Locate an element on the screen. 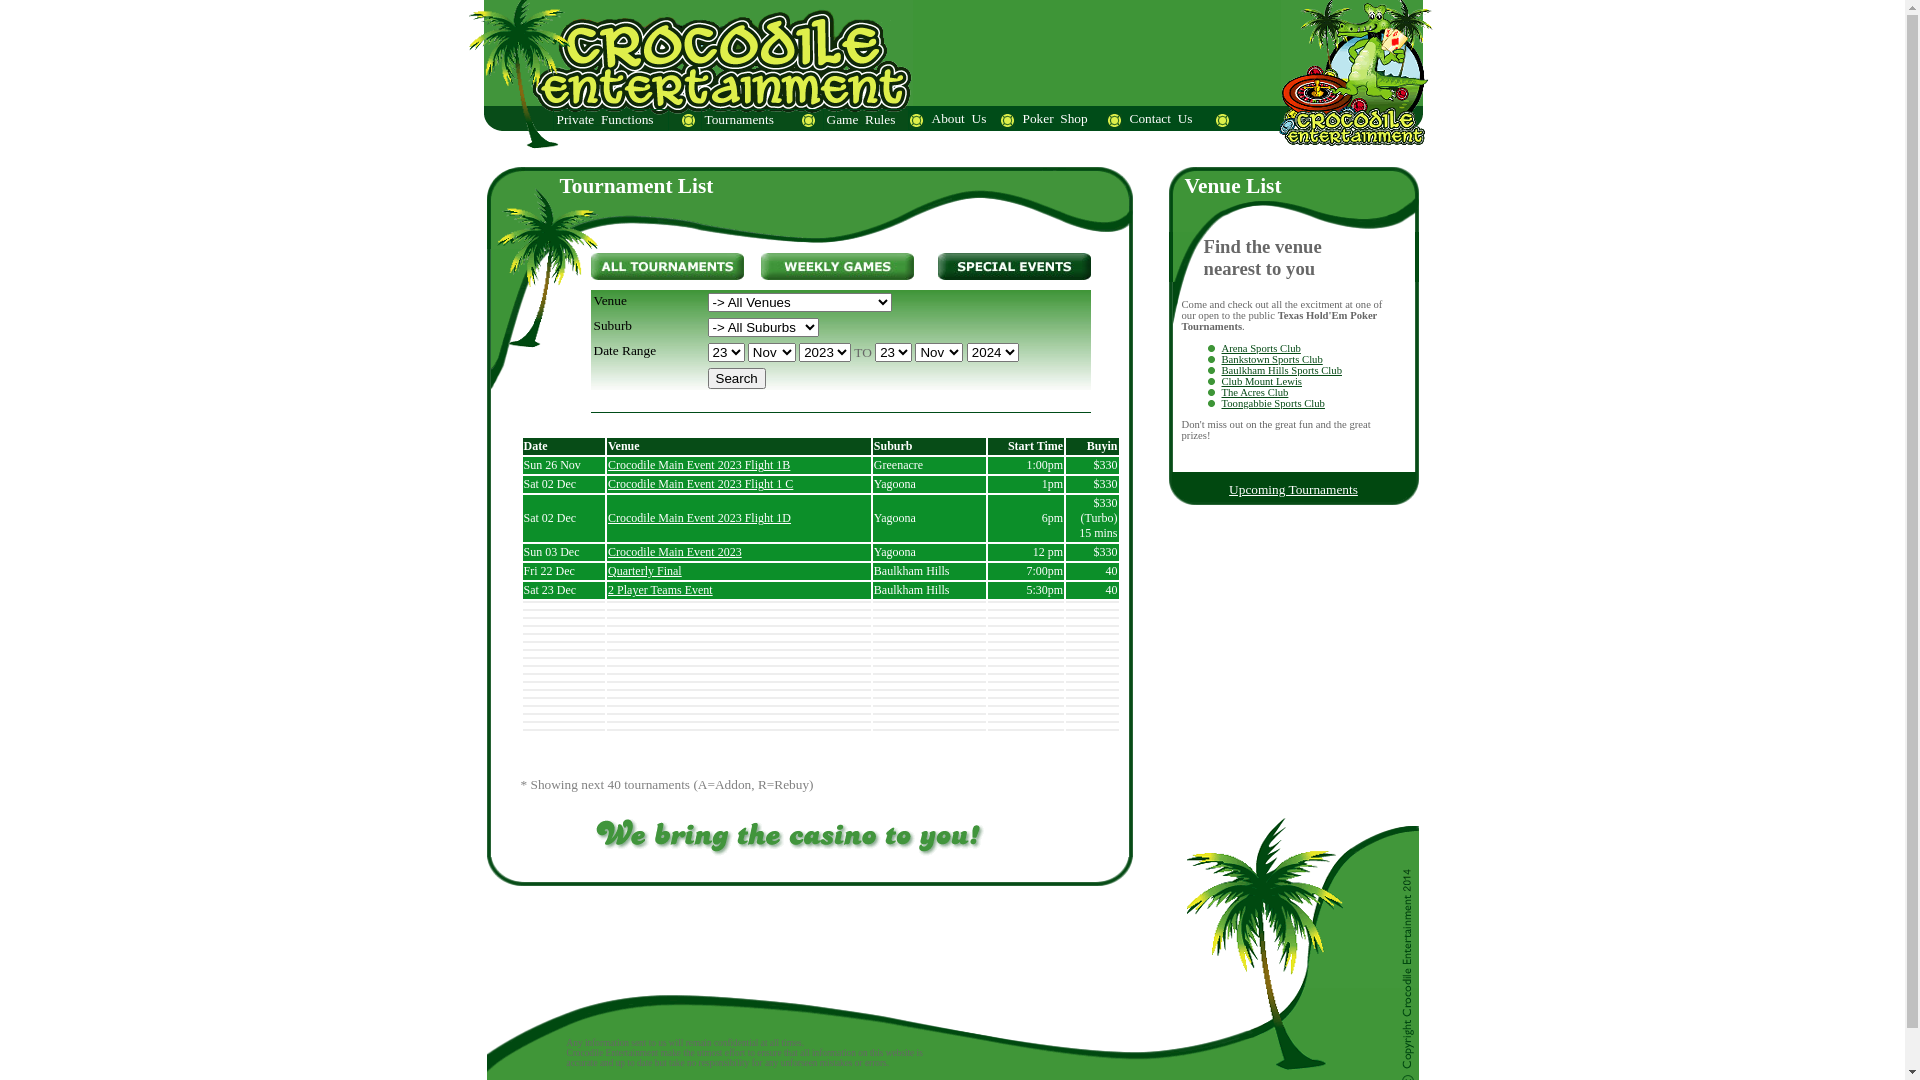  'Search' is located at coordinates (736, 378).